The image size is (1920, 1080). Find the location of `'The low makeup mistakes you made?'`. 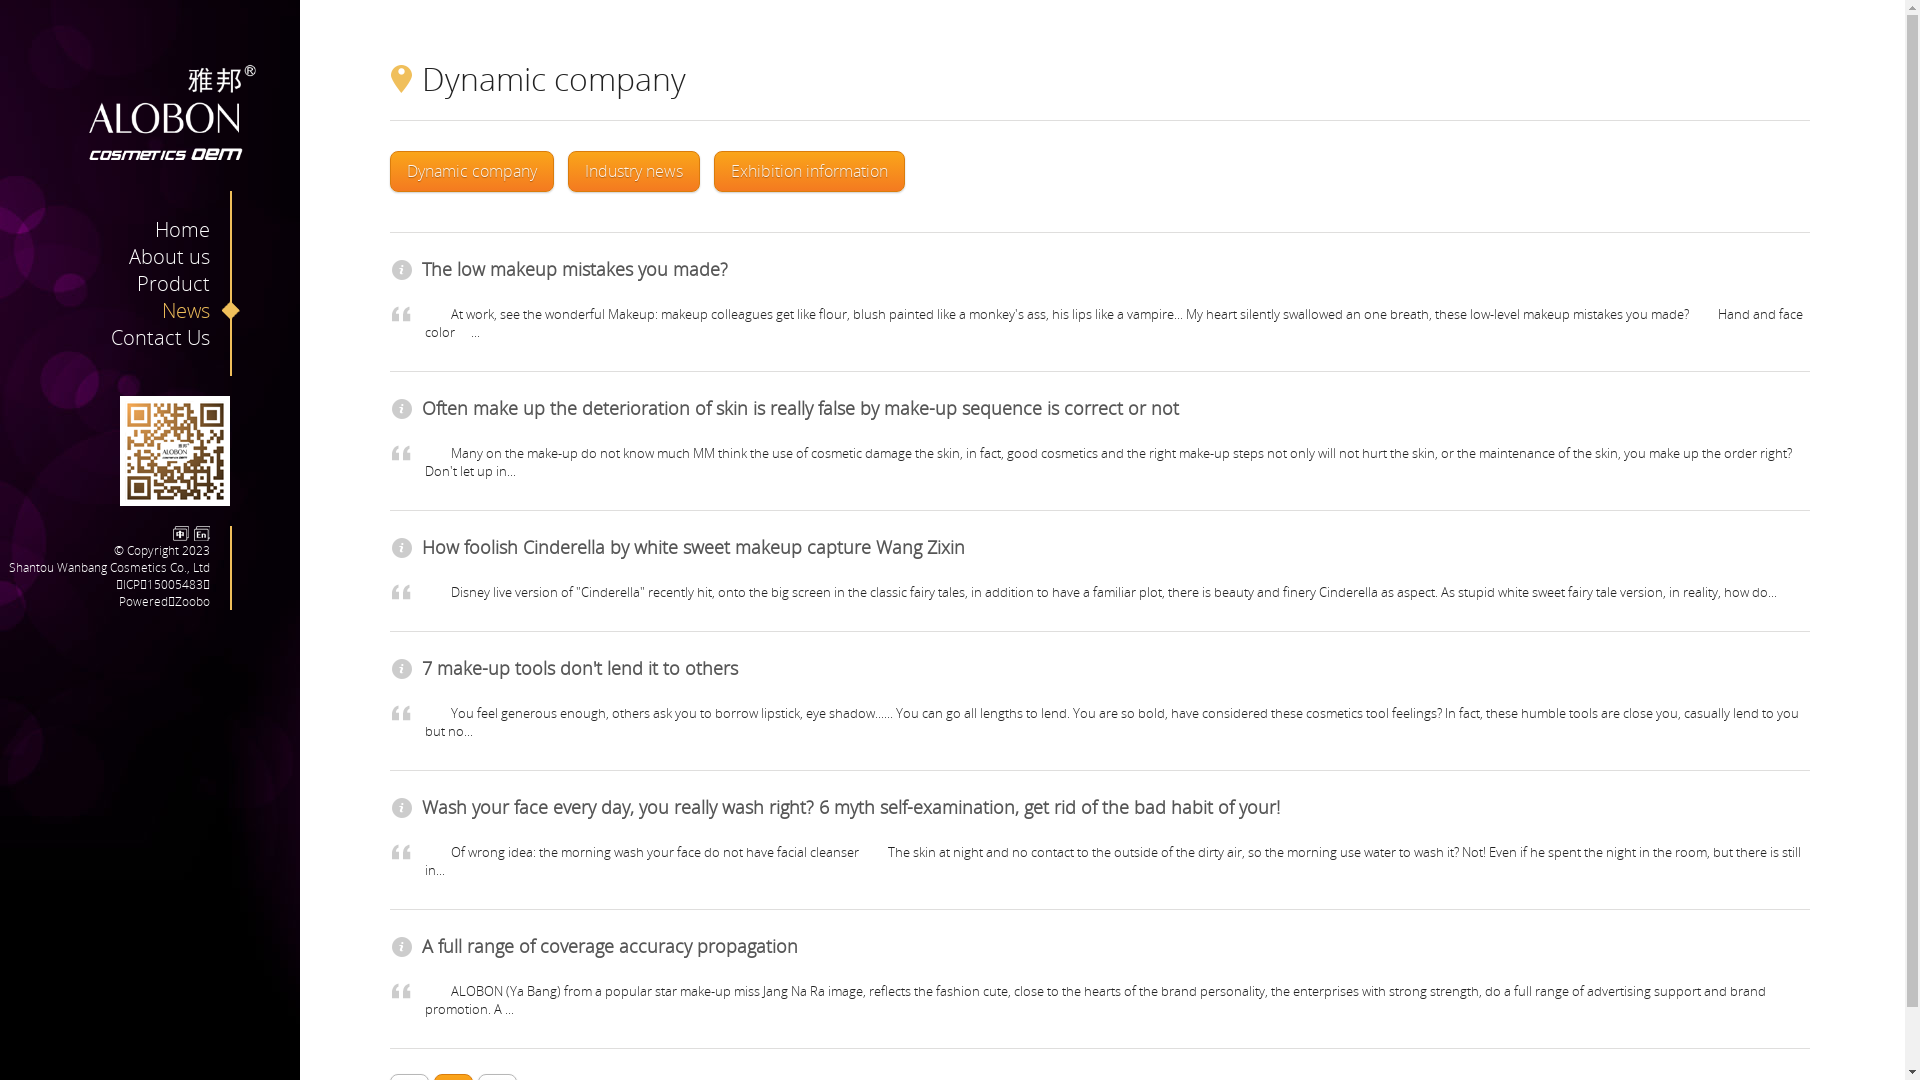

'The low makeup mistakes you made?' is located at coordinates (574, 268).